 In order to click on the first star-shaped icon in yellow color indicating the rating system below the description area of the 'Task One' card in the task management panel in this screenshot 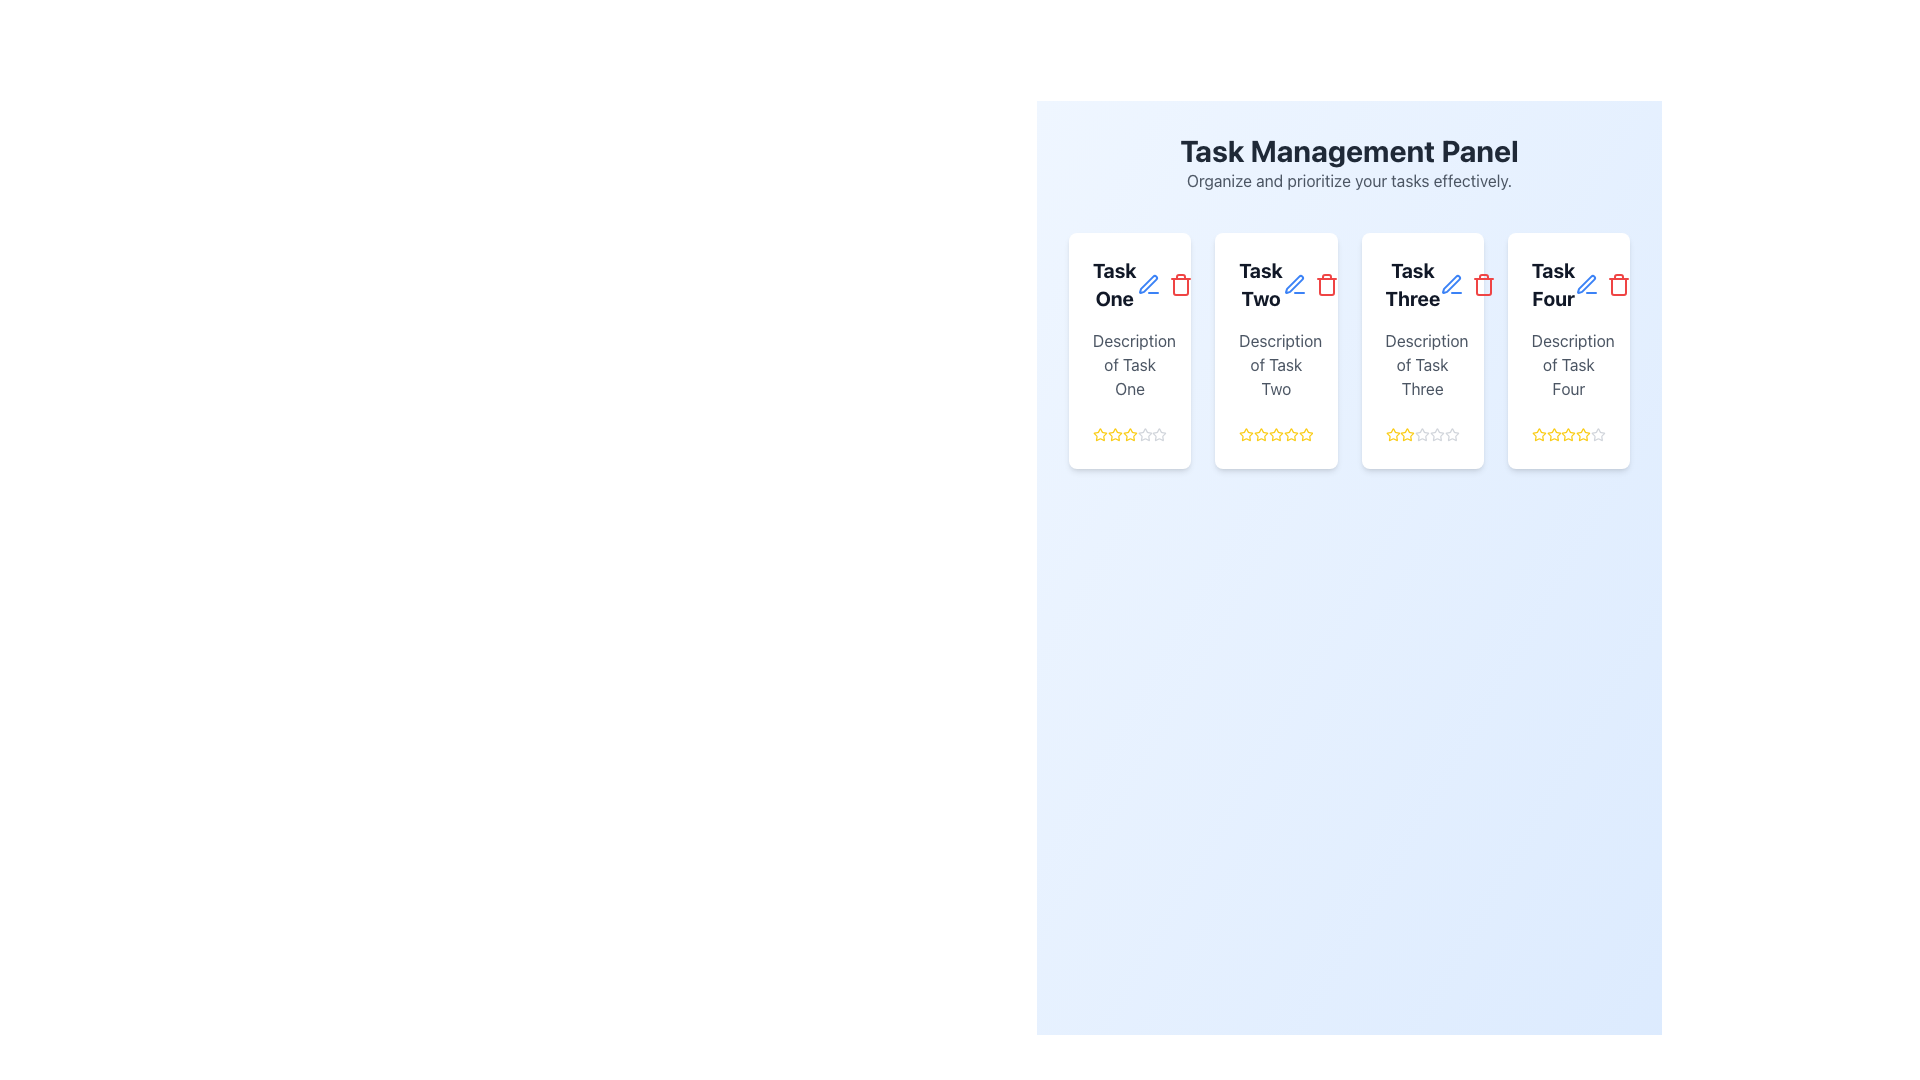, I will do `click(1099, 433)`.